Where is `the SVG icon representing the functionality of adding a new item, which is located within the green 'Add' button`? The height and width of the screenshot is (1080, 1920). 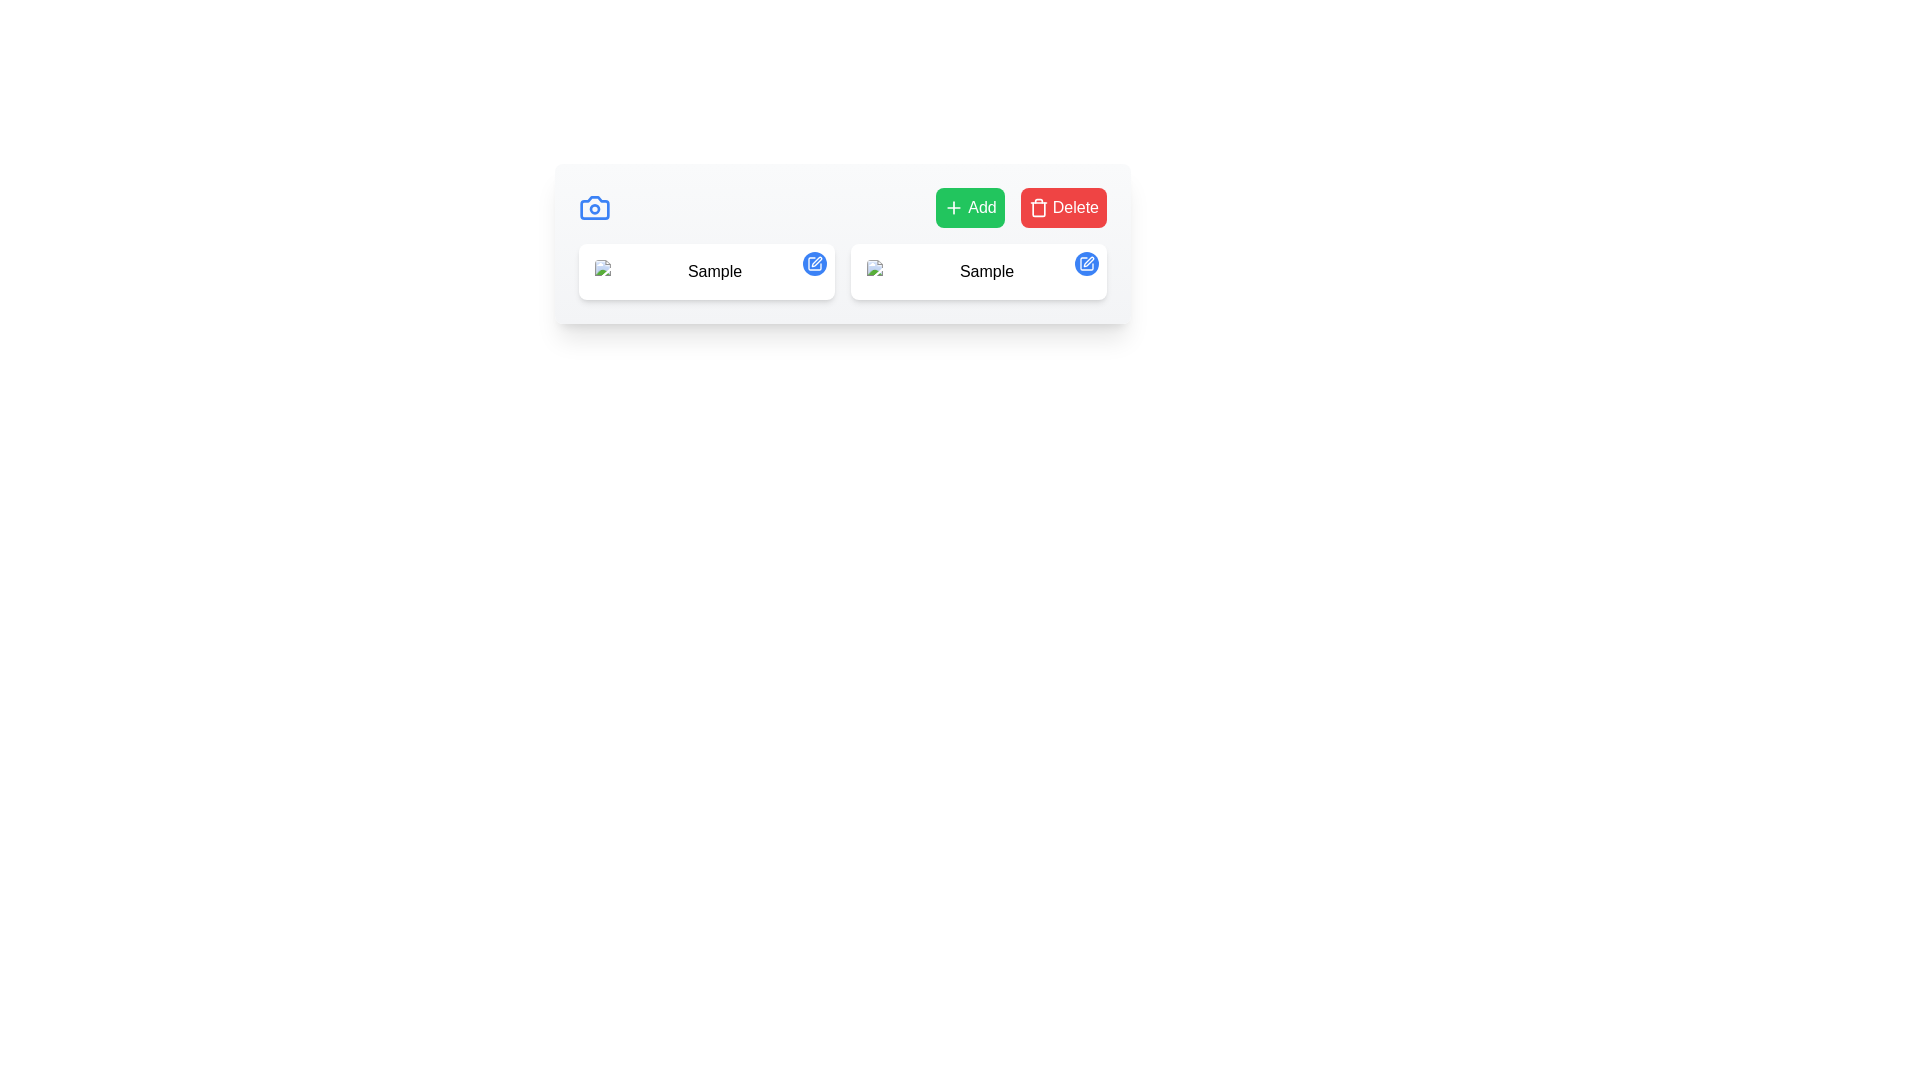
the SVG icon representing the functionality of adding a new item, which is located within the green 'Add' button is located at coordinates (953, 208).